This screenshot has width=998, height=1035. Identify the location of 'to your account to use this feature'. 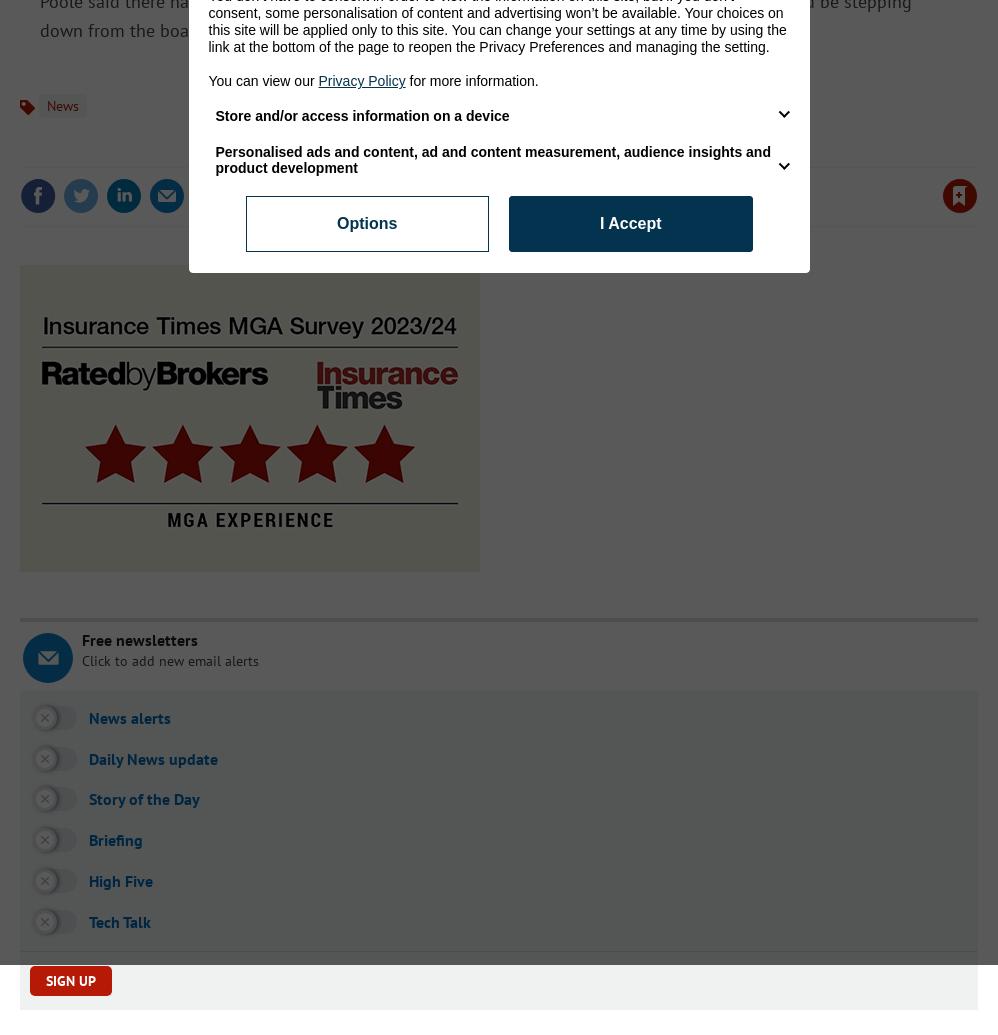
(848, 154).